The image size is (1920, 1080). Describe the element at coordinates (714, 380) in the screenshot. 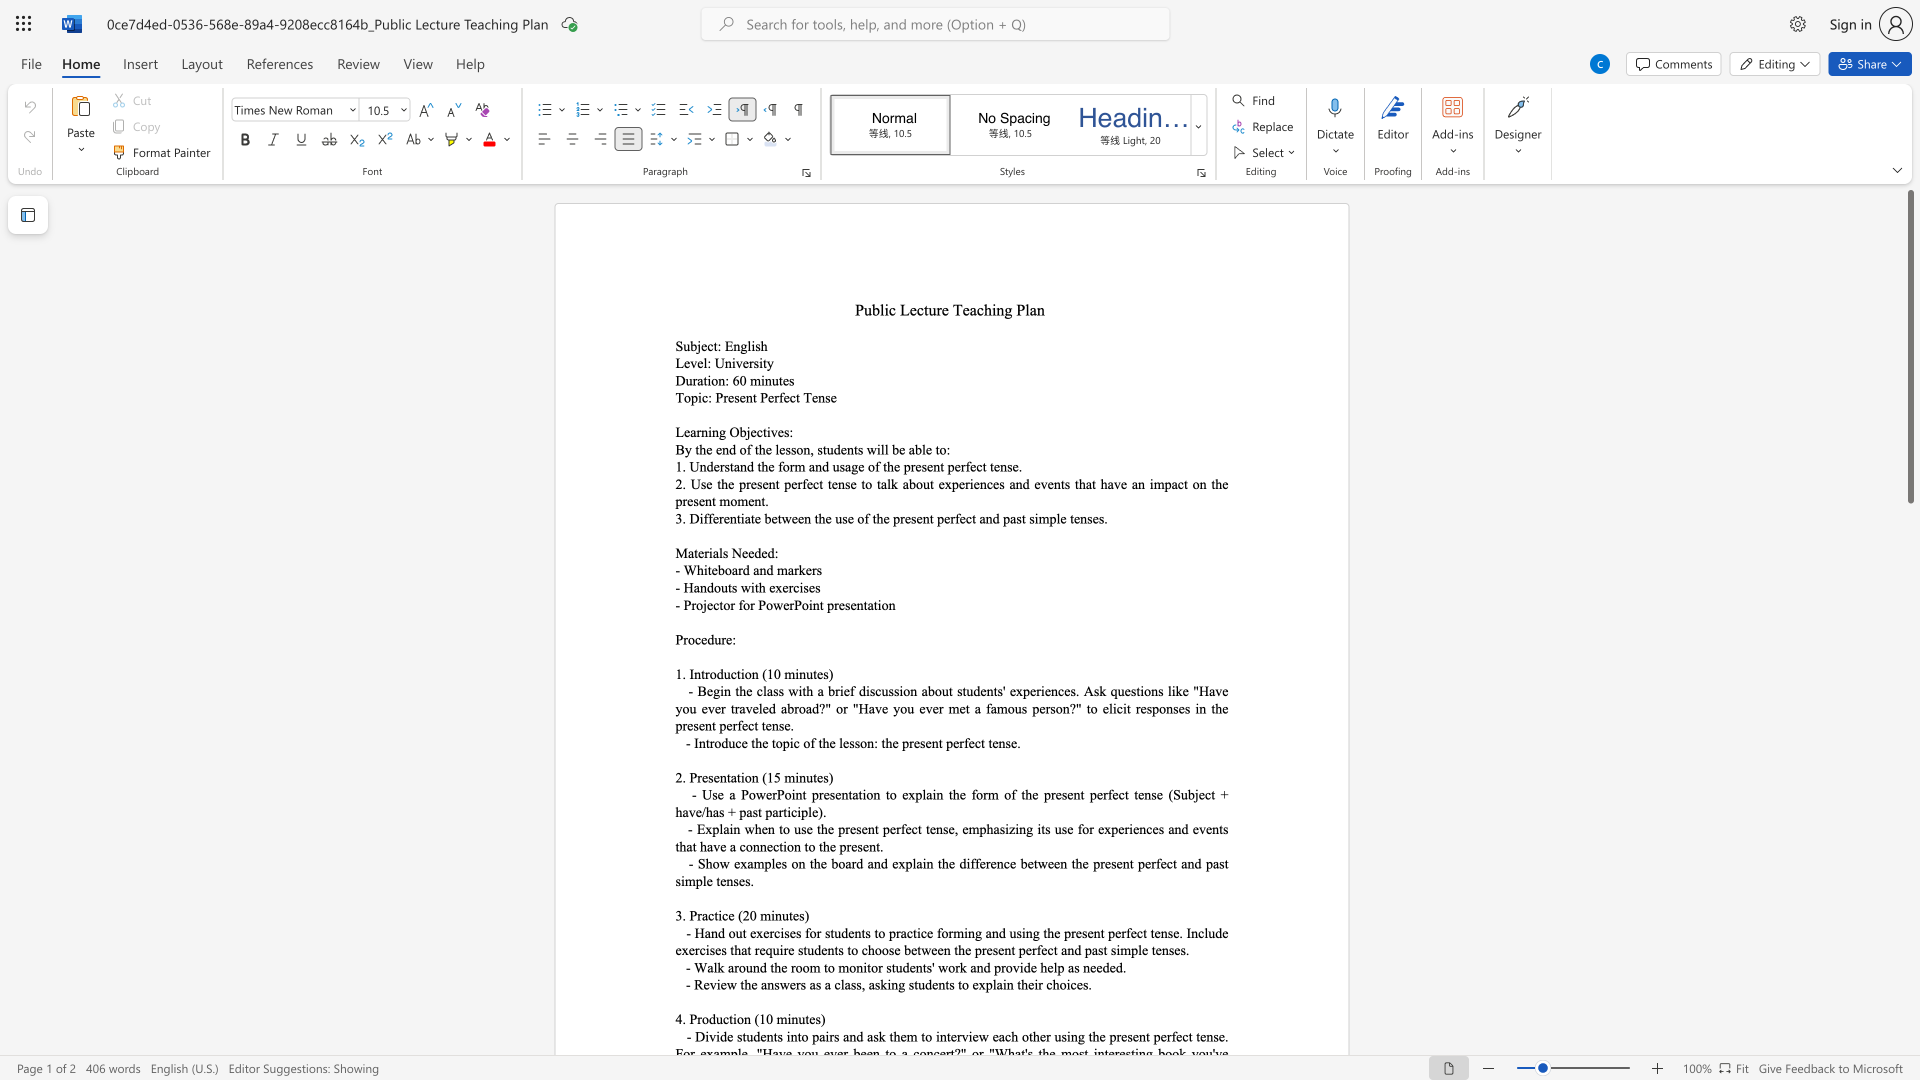

I see `the 1th character "o" in the text` at that location.